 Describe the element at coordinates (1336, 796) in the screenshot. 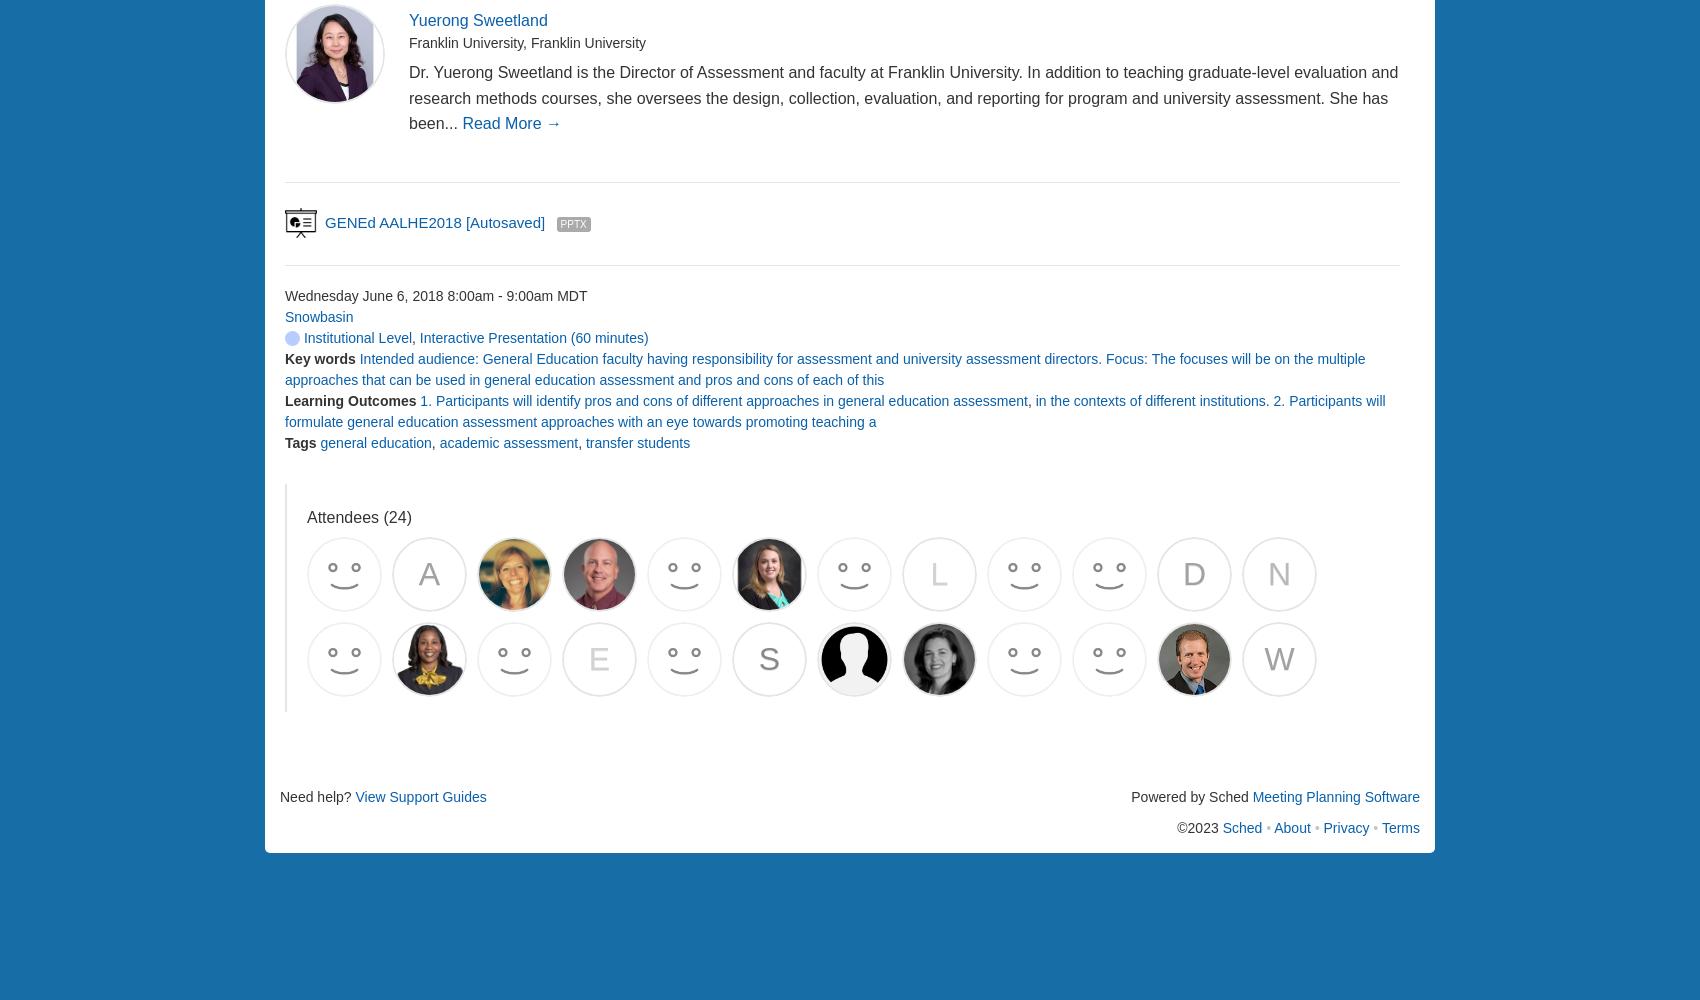

I see `'Meeting Planning Software'` at that location.